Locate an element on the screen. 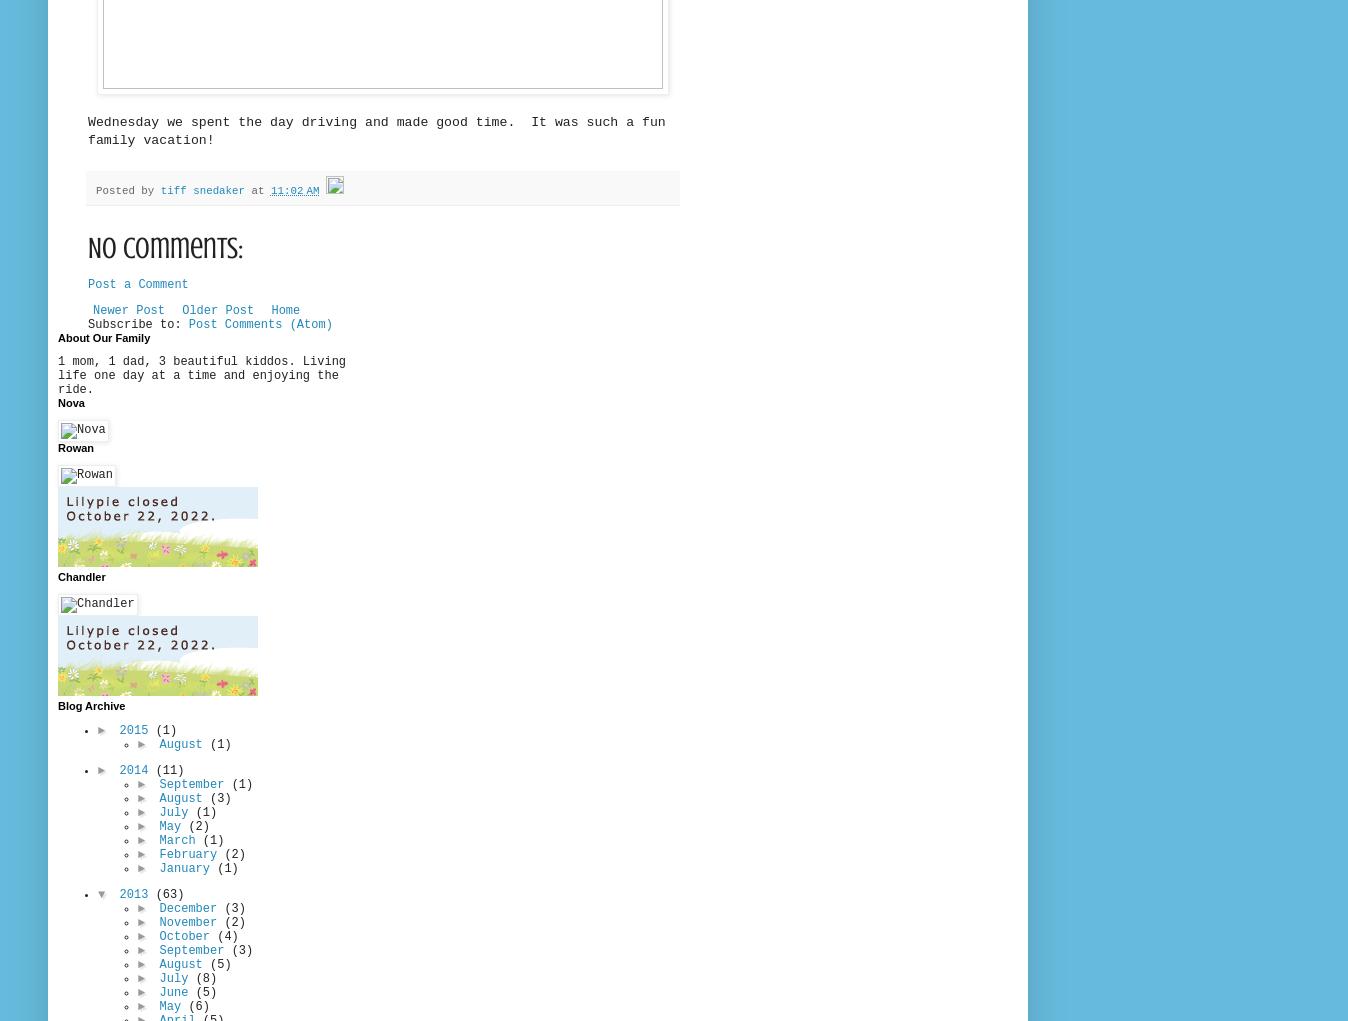  'Nova' is located at coordinates (70, 401).